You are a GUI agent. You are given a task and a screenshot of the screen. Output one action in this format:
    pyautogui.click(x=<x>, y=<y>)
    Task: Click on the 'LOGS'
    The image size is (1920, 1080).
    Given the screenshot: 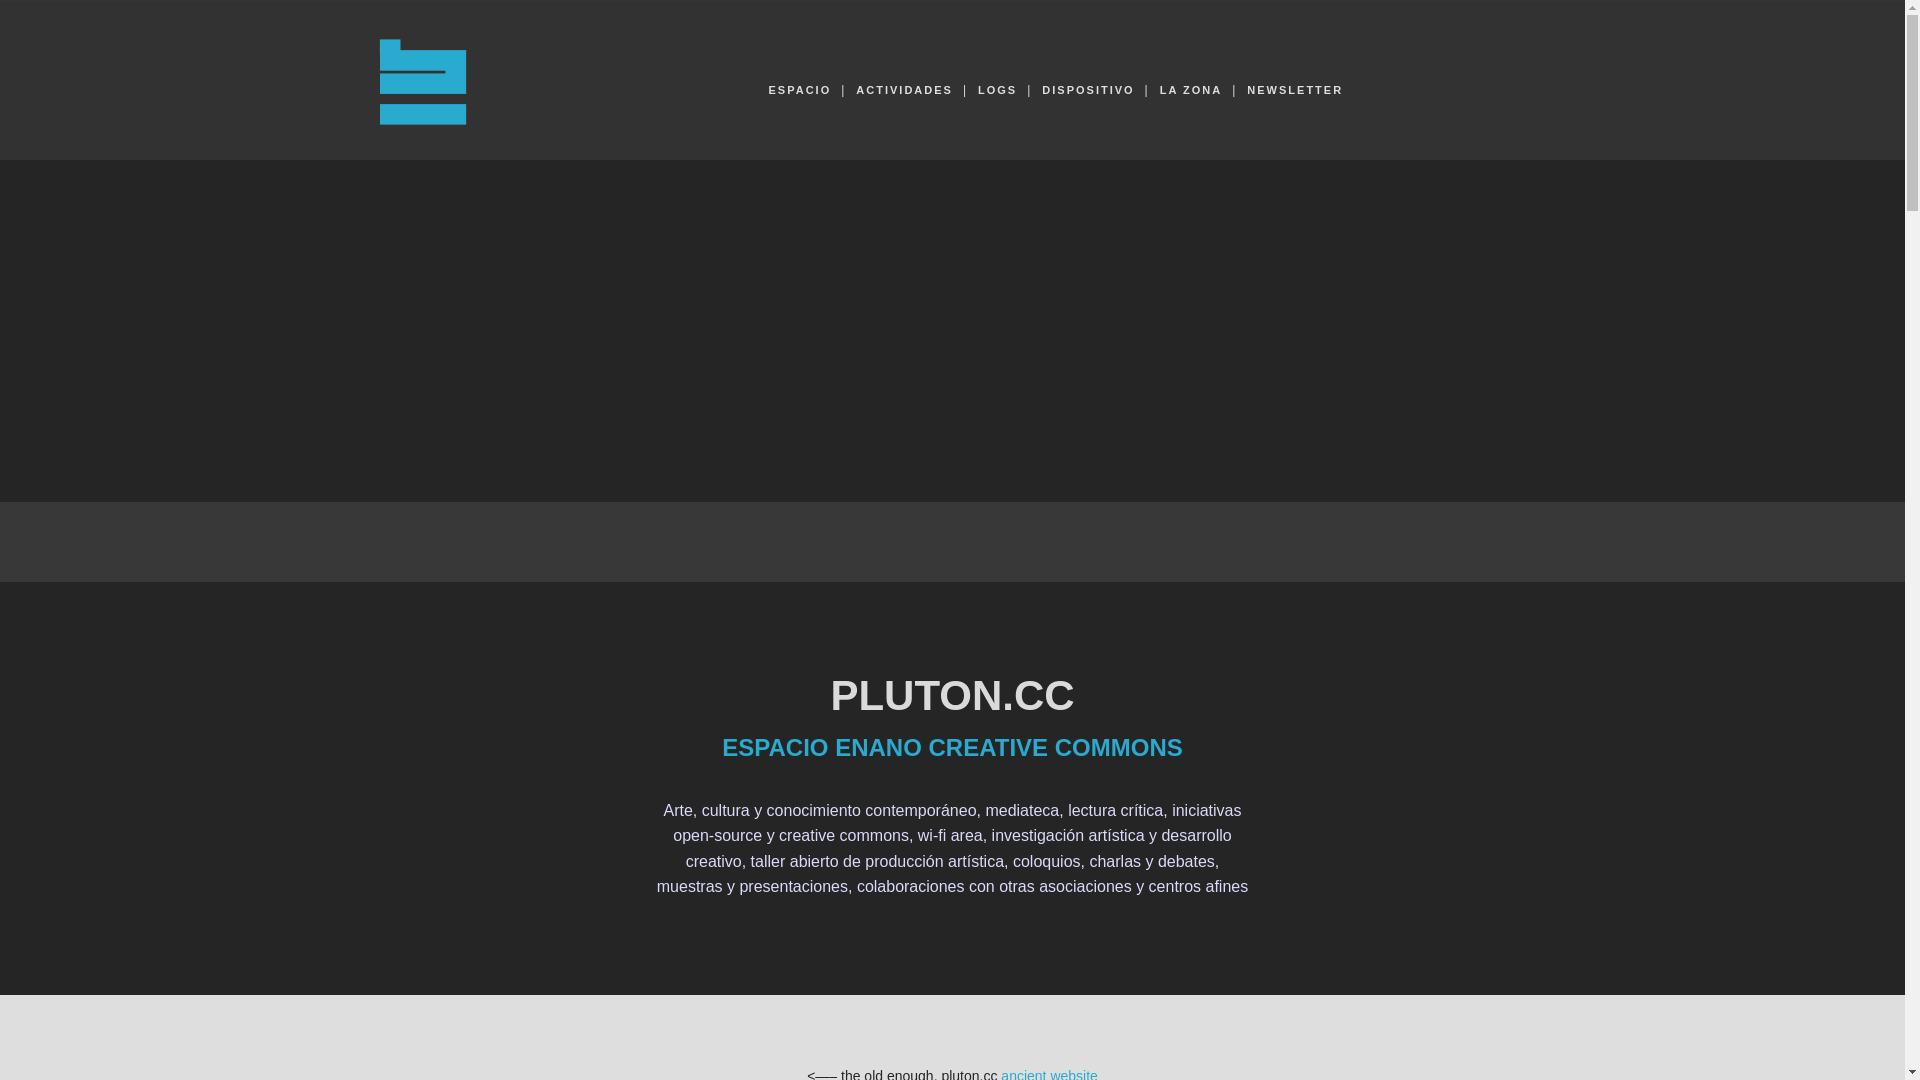 What is the action you would take?
    pyautogui.click(x=978, y=88)
    